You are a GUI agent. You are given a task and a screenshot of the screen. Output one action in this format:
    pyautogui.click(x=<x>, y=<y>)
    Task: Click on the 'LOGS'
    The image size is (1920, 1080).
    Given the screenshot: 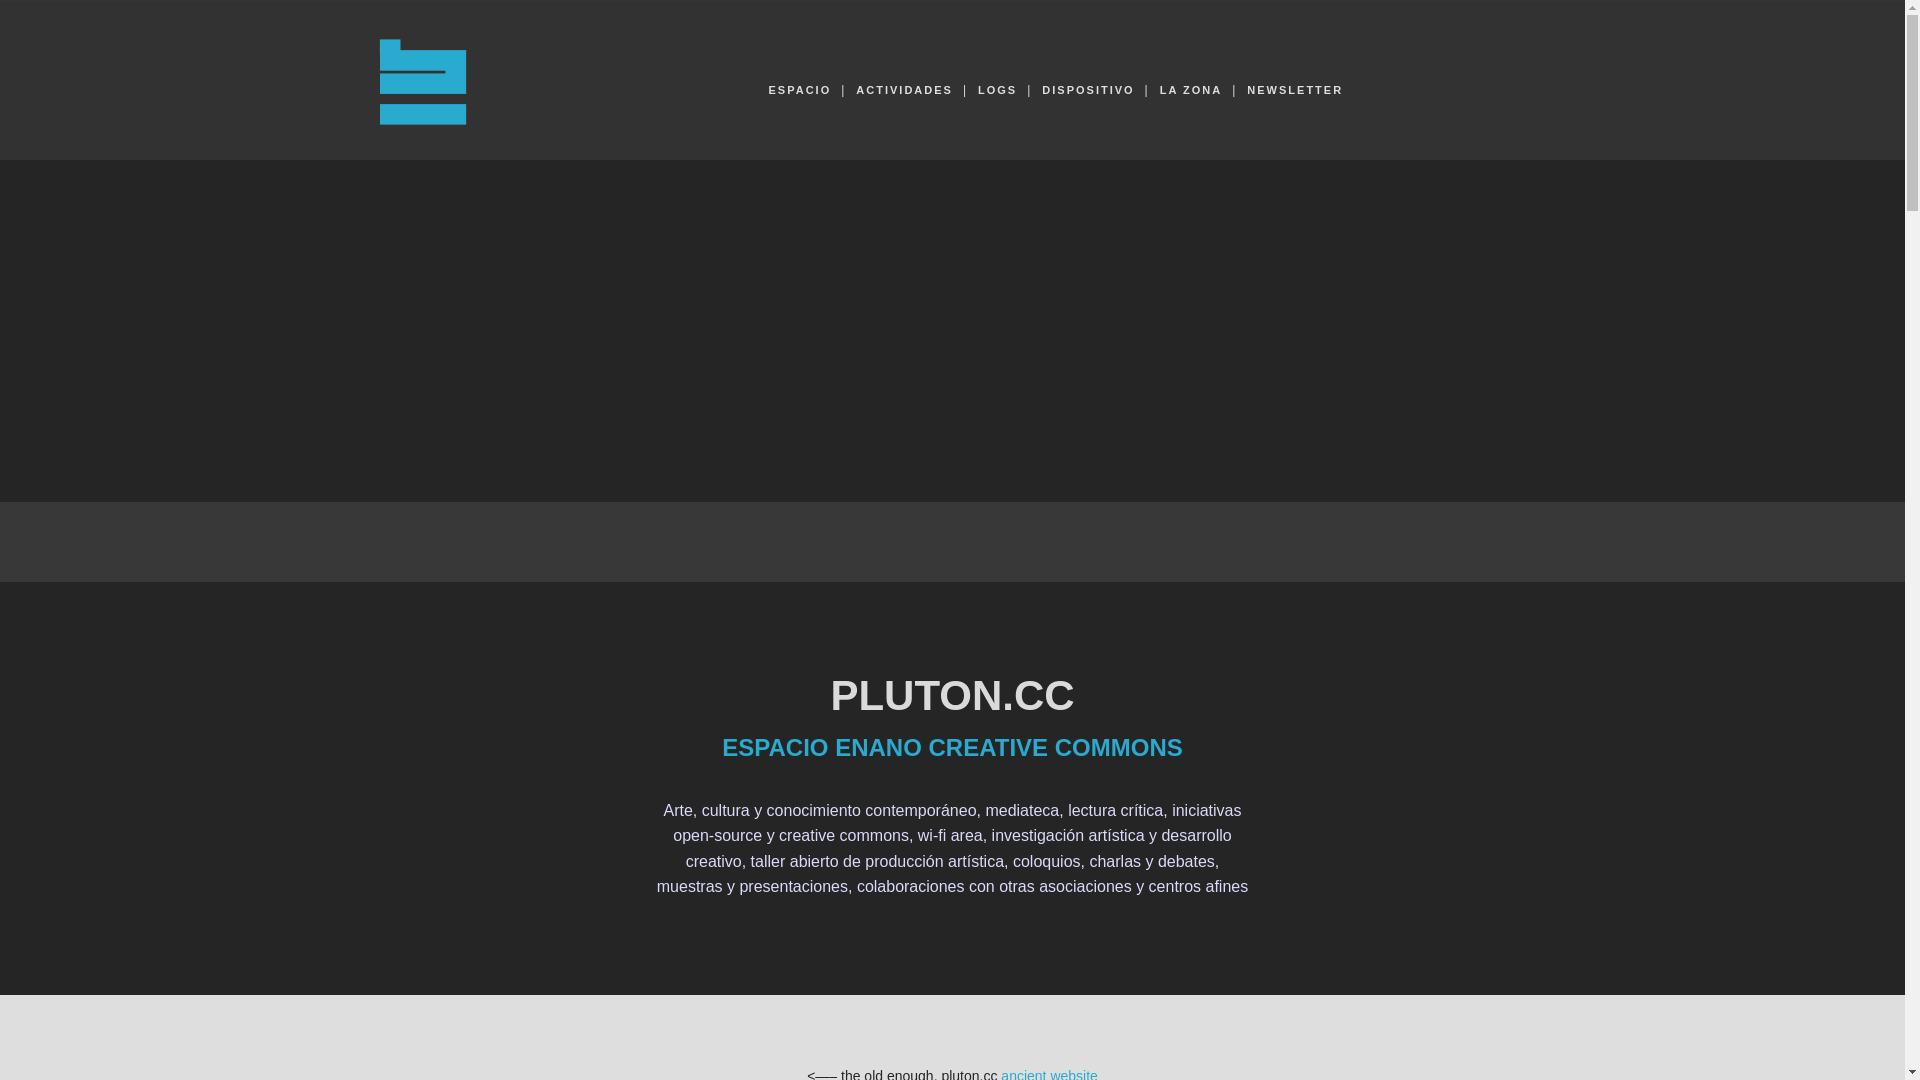 What is the action you would take?
    pyautogui.click(x=978, y=88)
    